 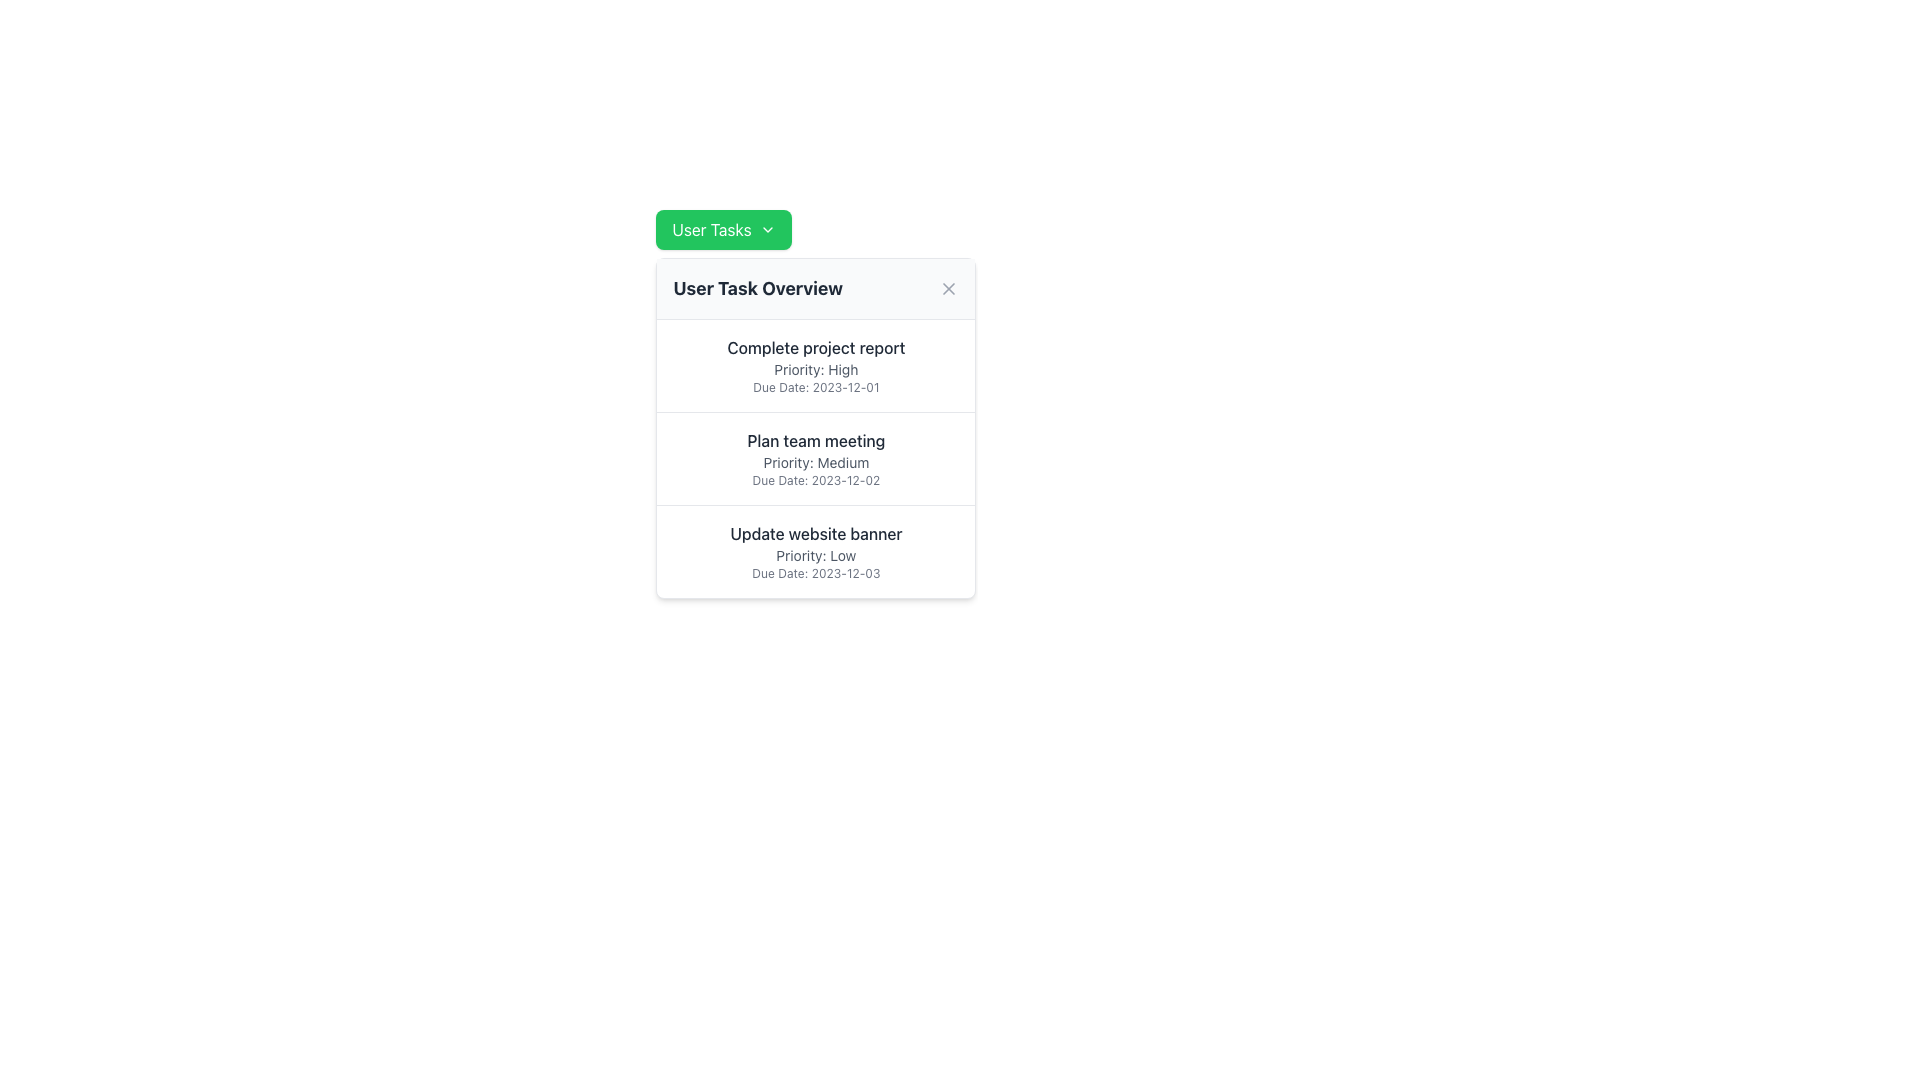 What do you see at coordinates (816, 366) in the screenshot?
I see `the non-interactive text block displaying the task summary 'Complete project report', which includes 'Priority: High' and 'Due Date: 2023-12-01'` at bounding box center [816, 366].